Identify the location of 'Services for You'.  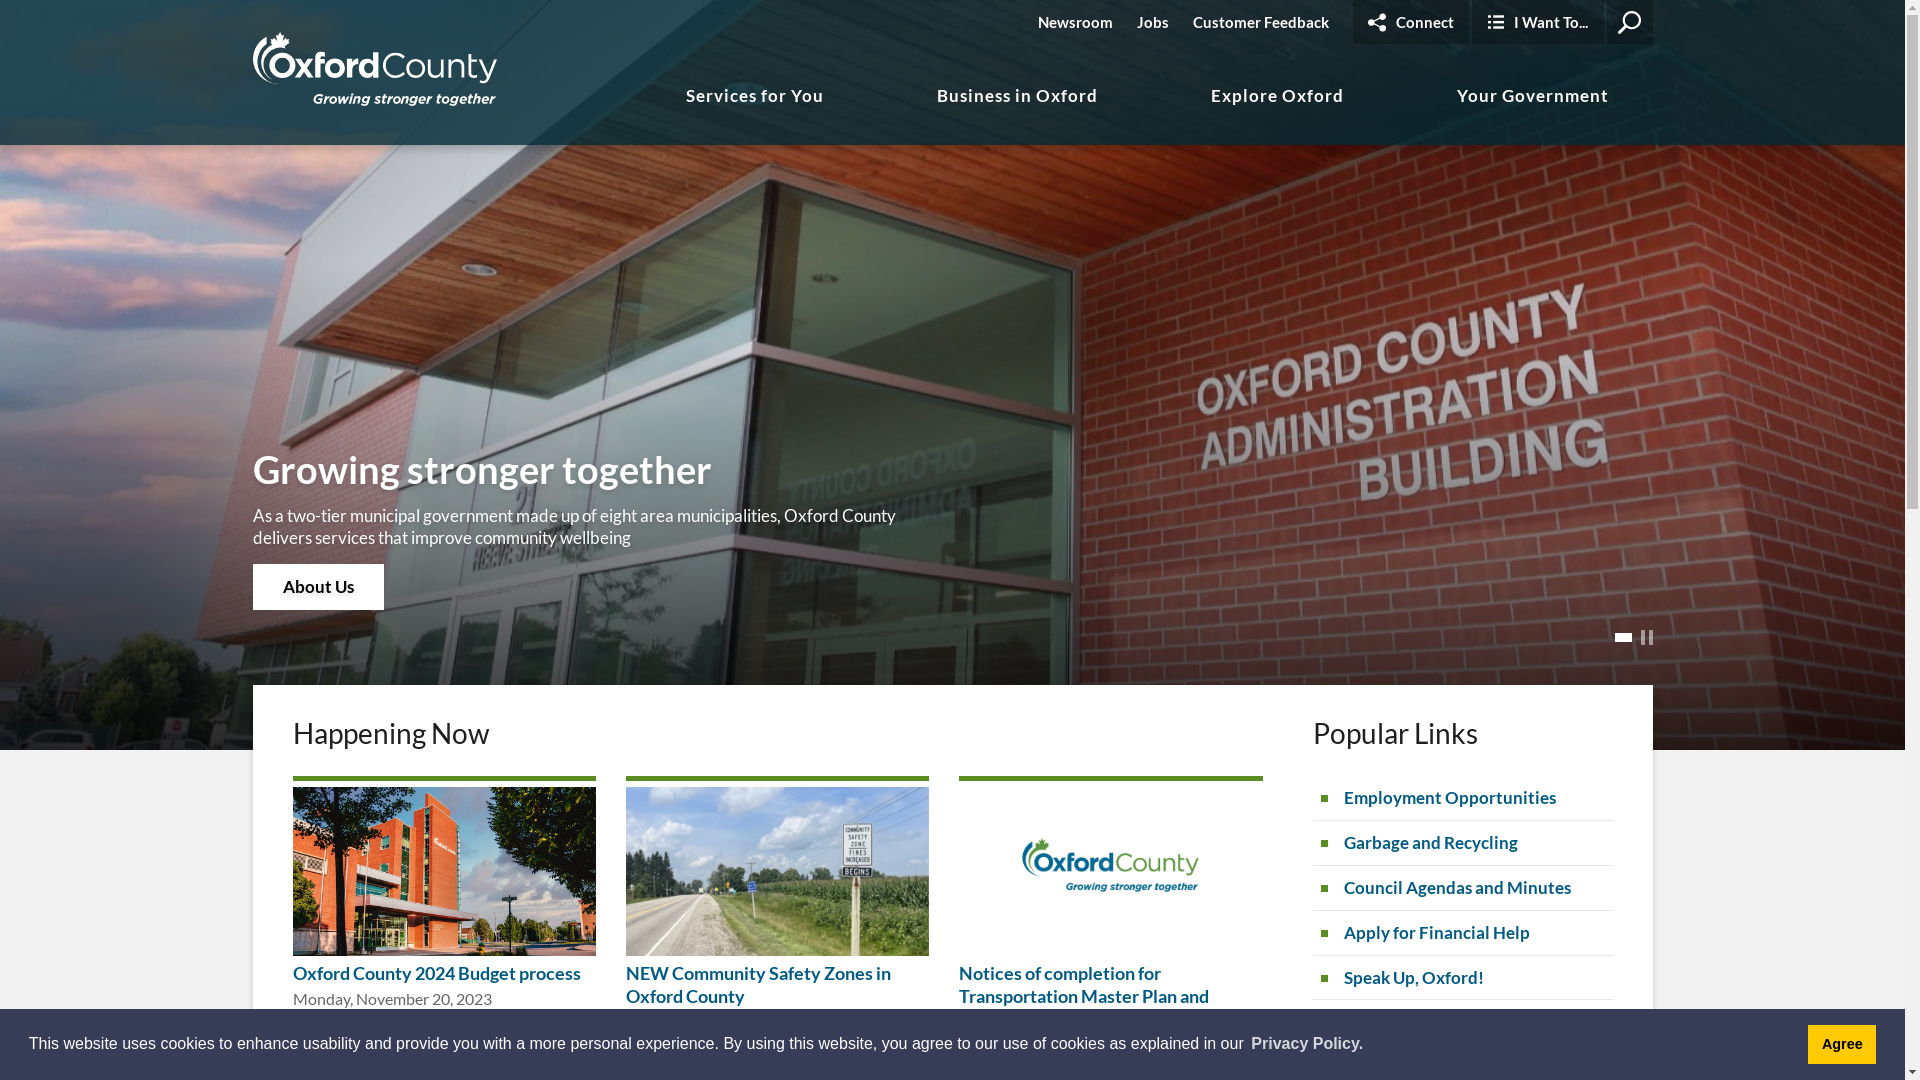
(753, 114).